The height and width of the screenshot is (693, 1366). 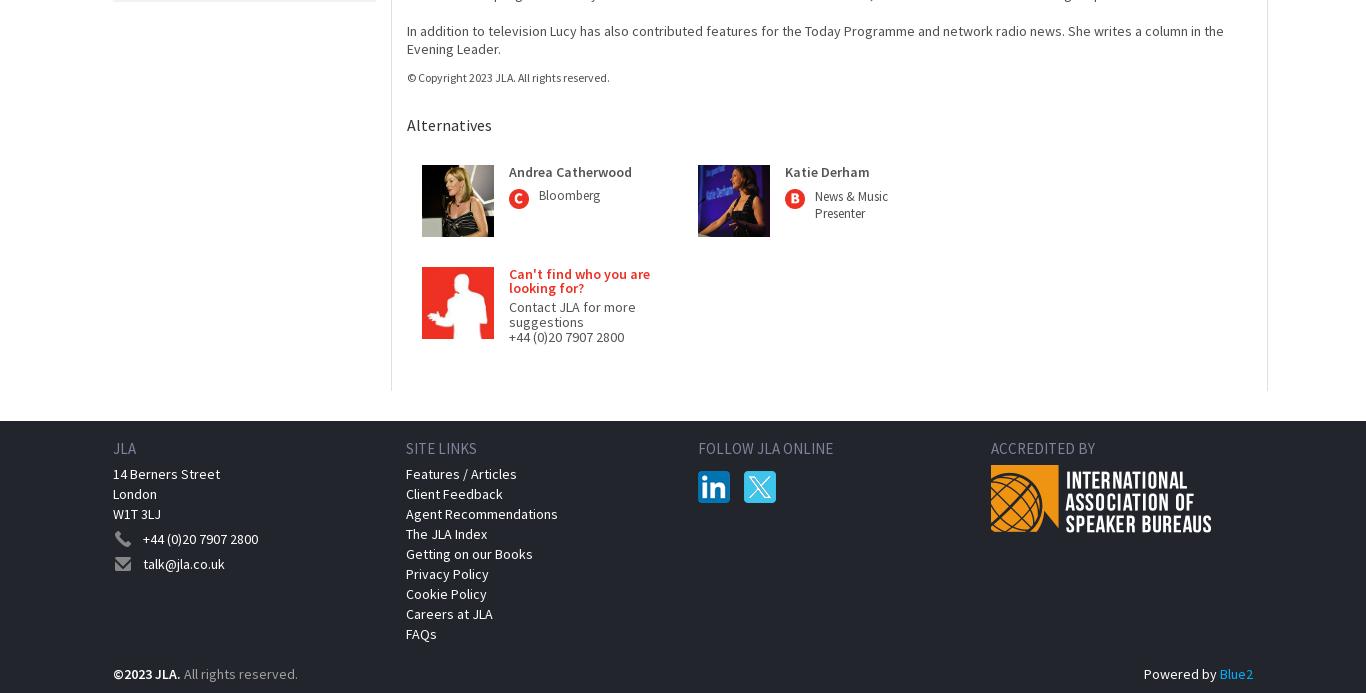 I want to click on 'News & Music Presenter', so click(x=850, y=204).